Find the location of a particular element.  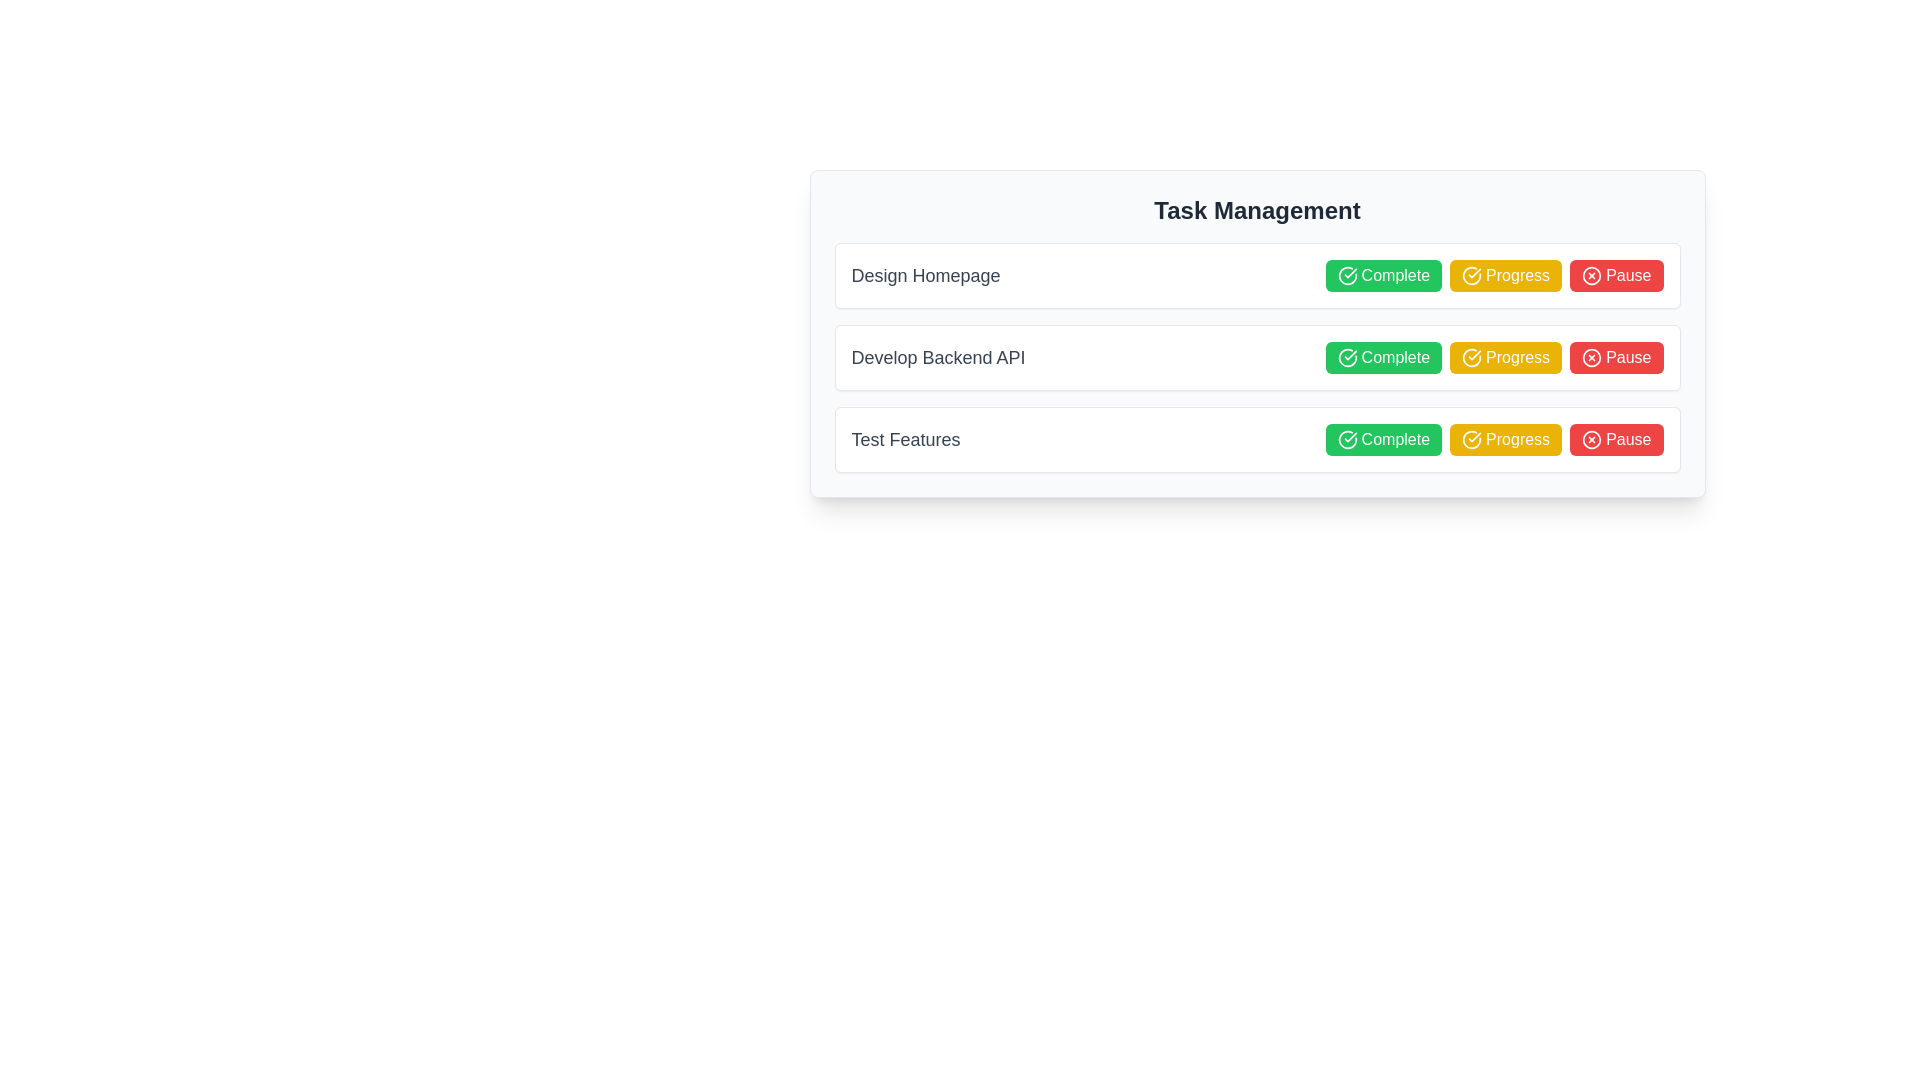

the 'Progress' button with a yellow background and white rounded text is located at coordinates (1506, 438).